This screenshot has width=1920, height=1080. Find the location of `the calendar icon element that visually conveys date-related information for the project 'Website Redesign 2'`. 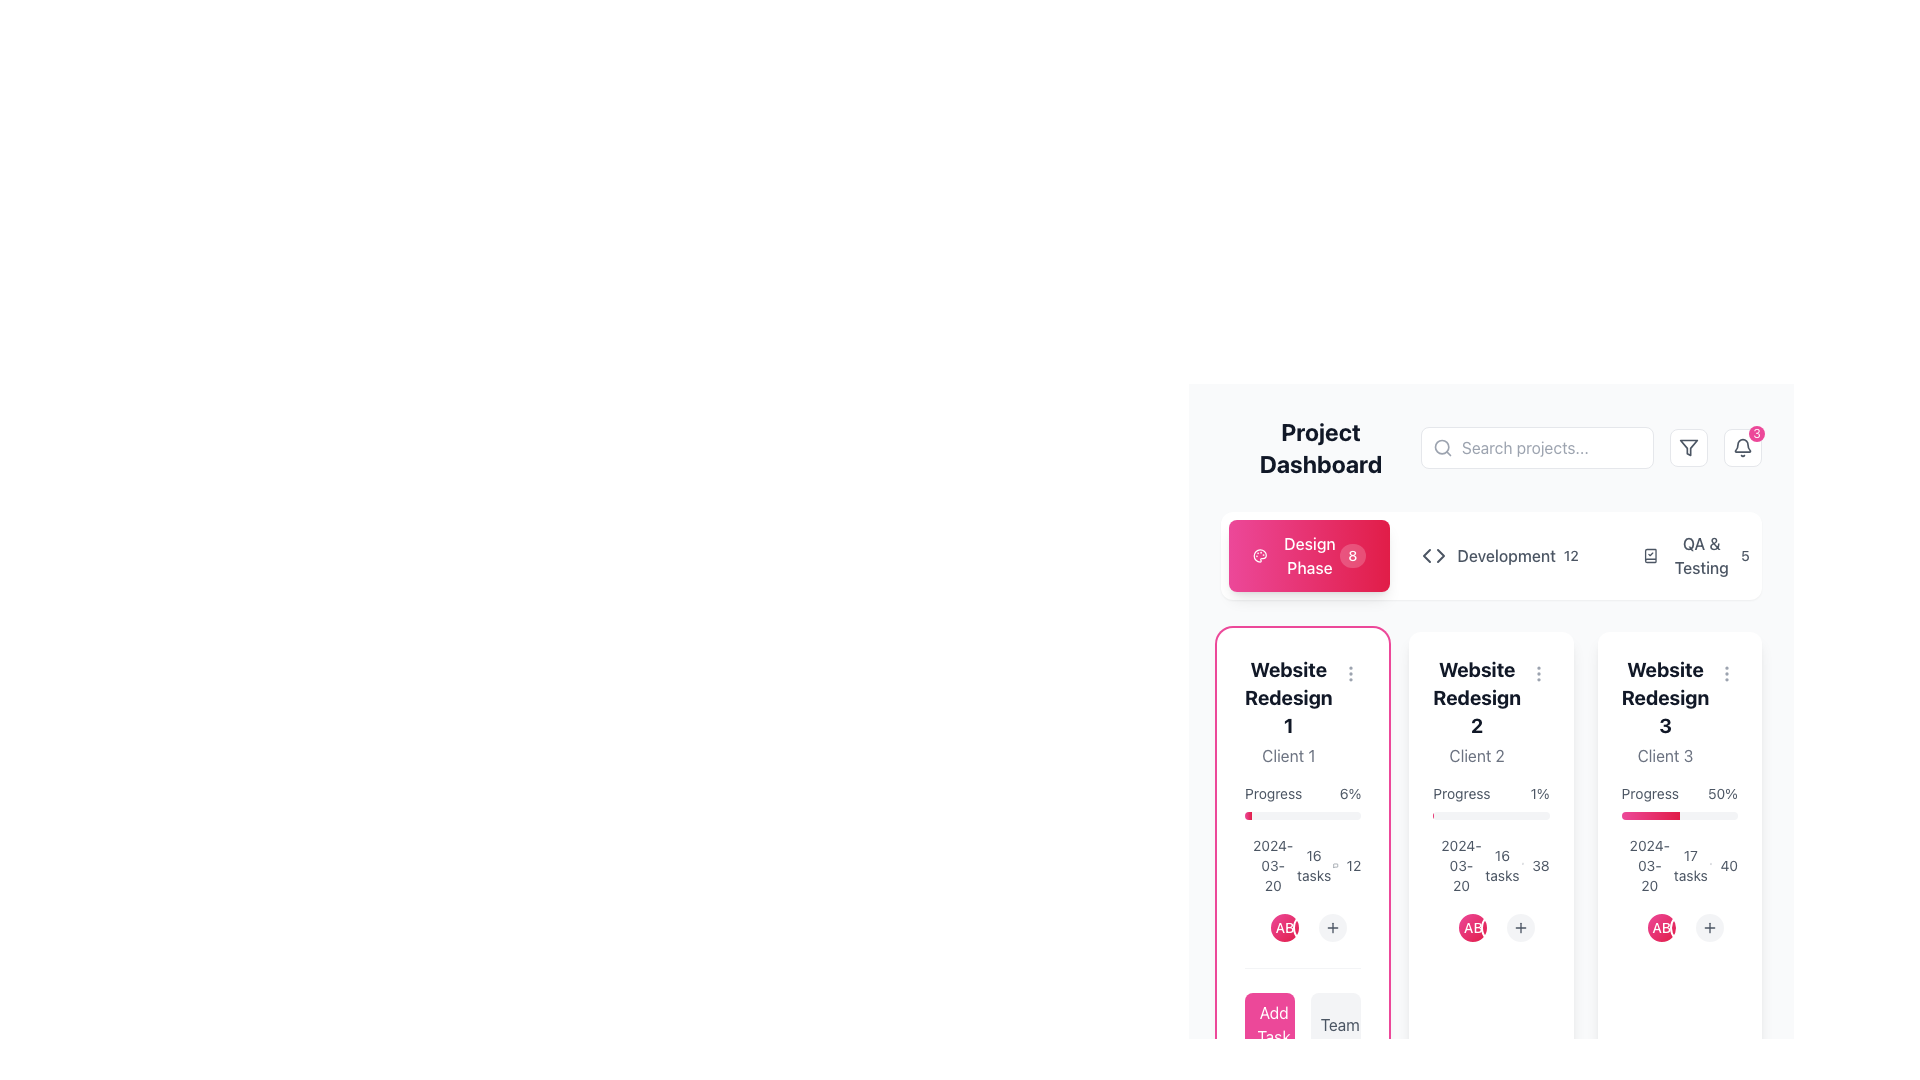

the calendar icon element that visually conveys date-related information for the project 'Website Redesign 2' is located at coordinates (1445, 870).